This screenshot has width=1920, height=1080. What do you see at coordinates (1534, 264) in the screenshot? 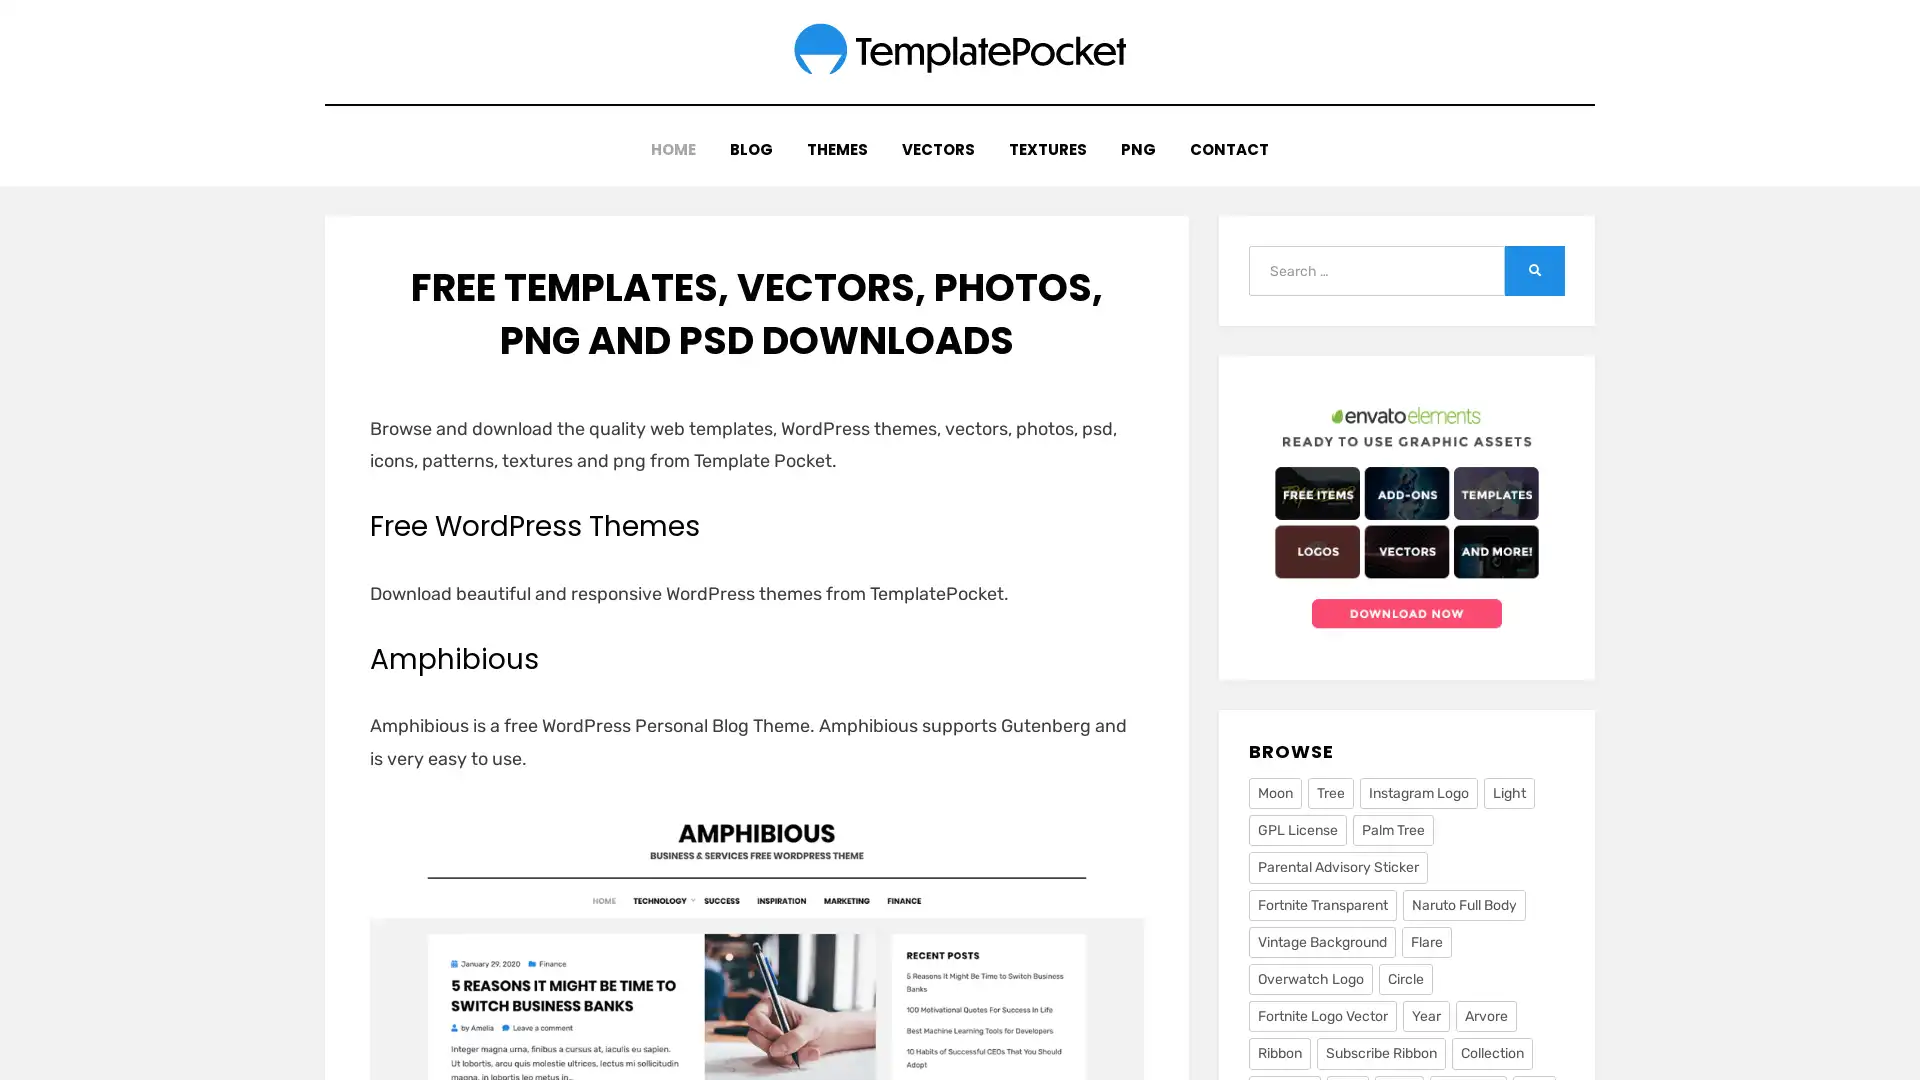
I see `SEARCH` at bounding box center [1534, 264].